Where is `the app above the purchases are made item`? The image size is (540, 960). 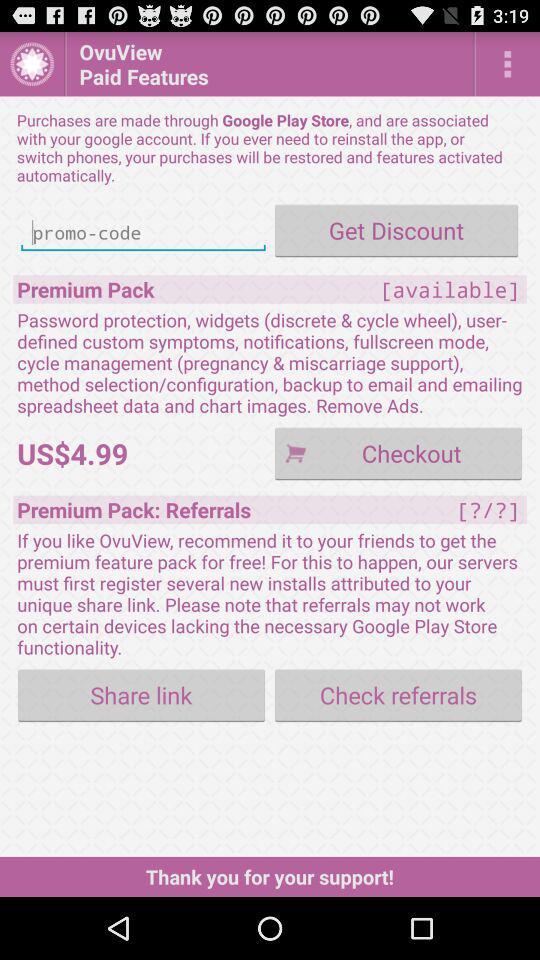
the app above the purchases are made item is located at coordinates (31, 63).